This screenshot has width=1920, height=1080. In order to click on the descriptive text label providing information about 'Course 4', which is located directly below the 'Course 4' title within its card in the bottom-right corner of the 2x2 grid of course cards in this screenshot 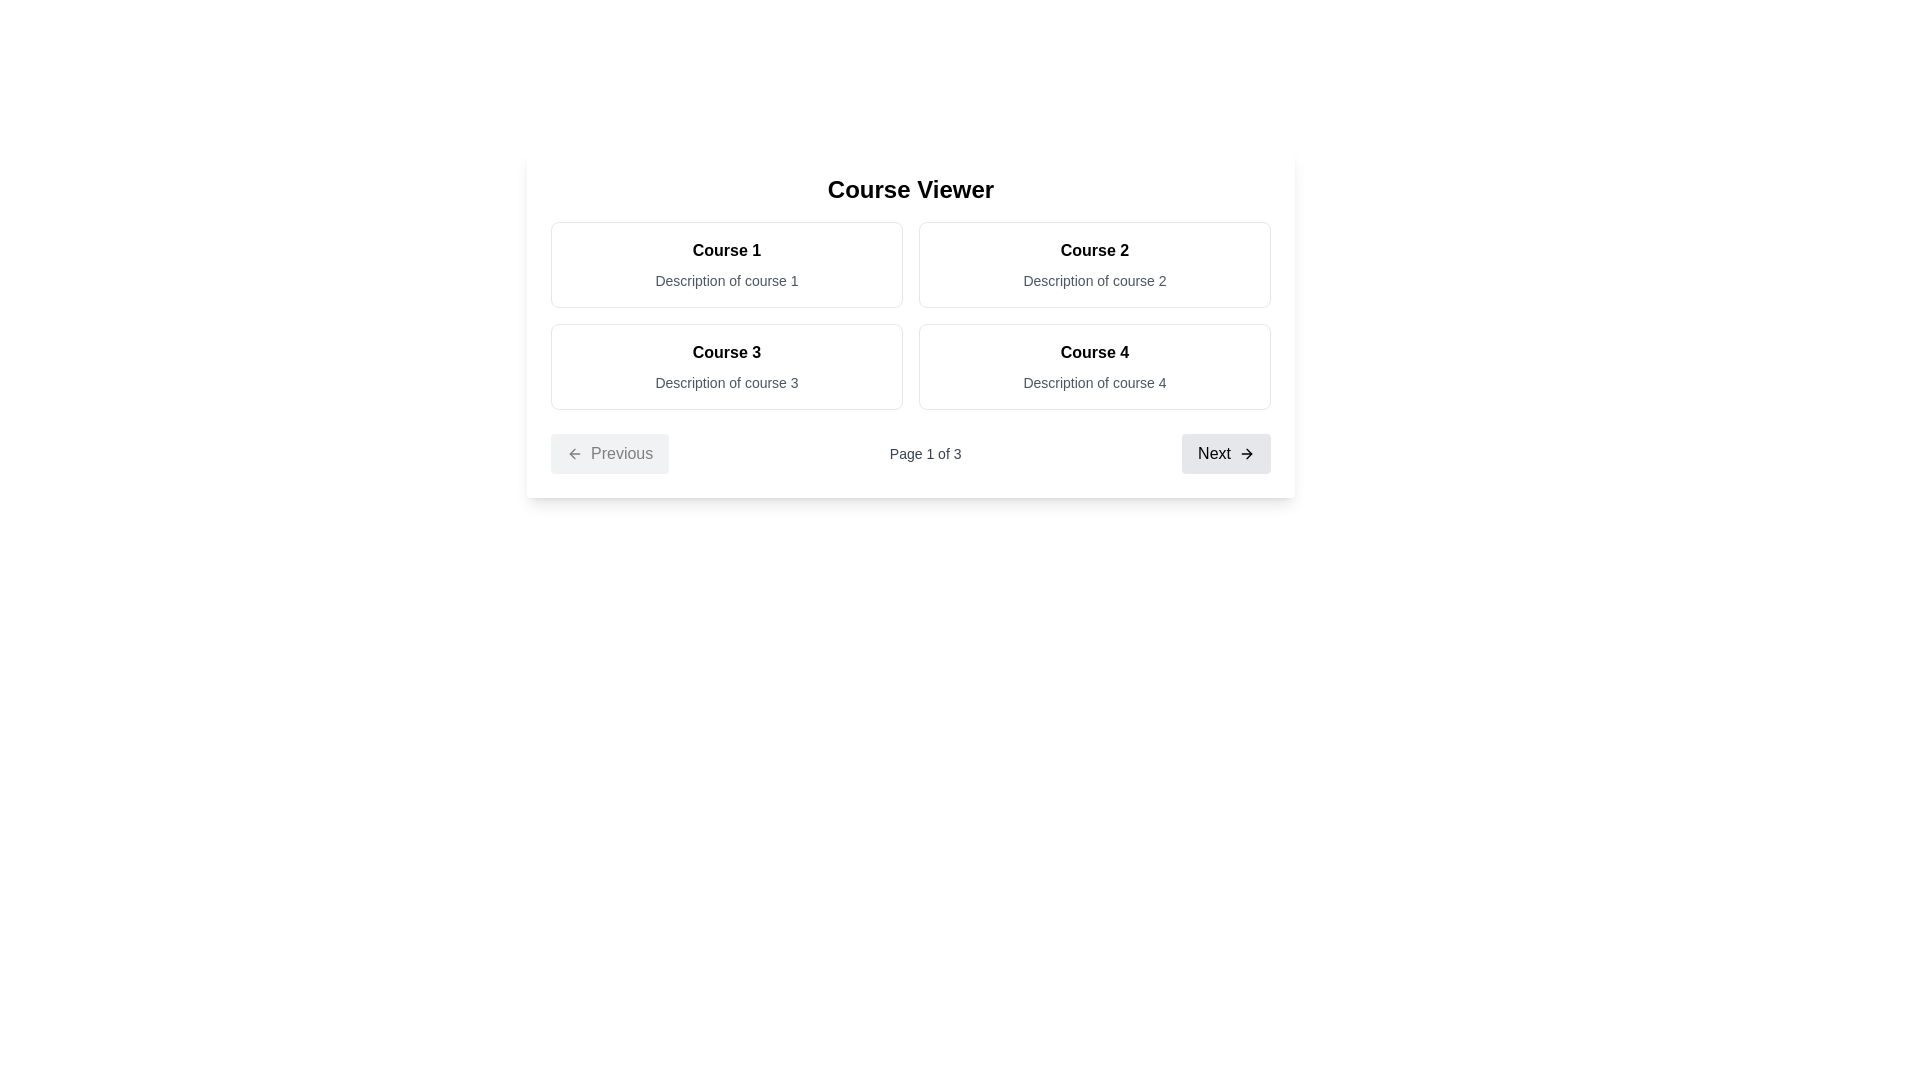, I will do `click(1093, 382)`.